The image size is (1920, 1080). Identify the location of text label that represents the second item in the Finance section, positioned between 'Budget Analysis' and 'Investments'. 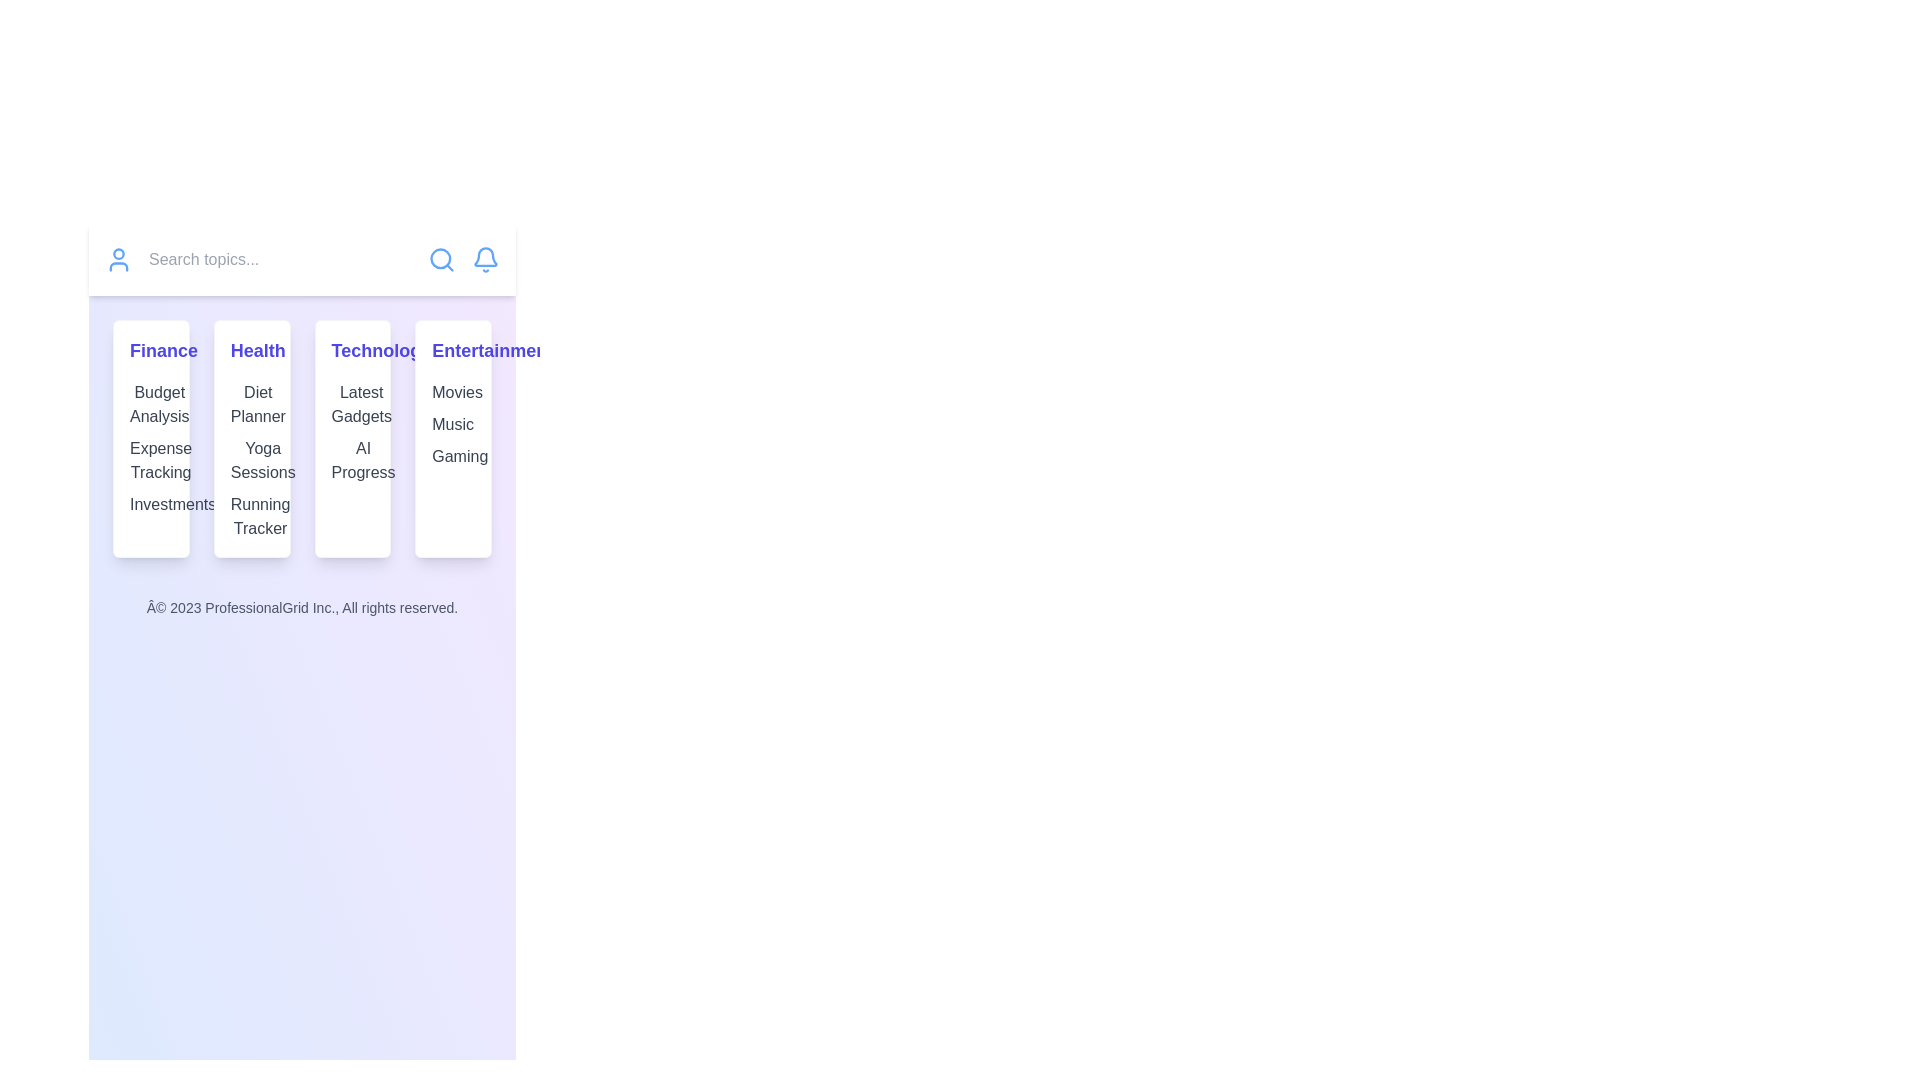
(150, 461).